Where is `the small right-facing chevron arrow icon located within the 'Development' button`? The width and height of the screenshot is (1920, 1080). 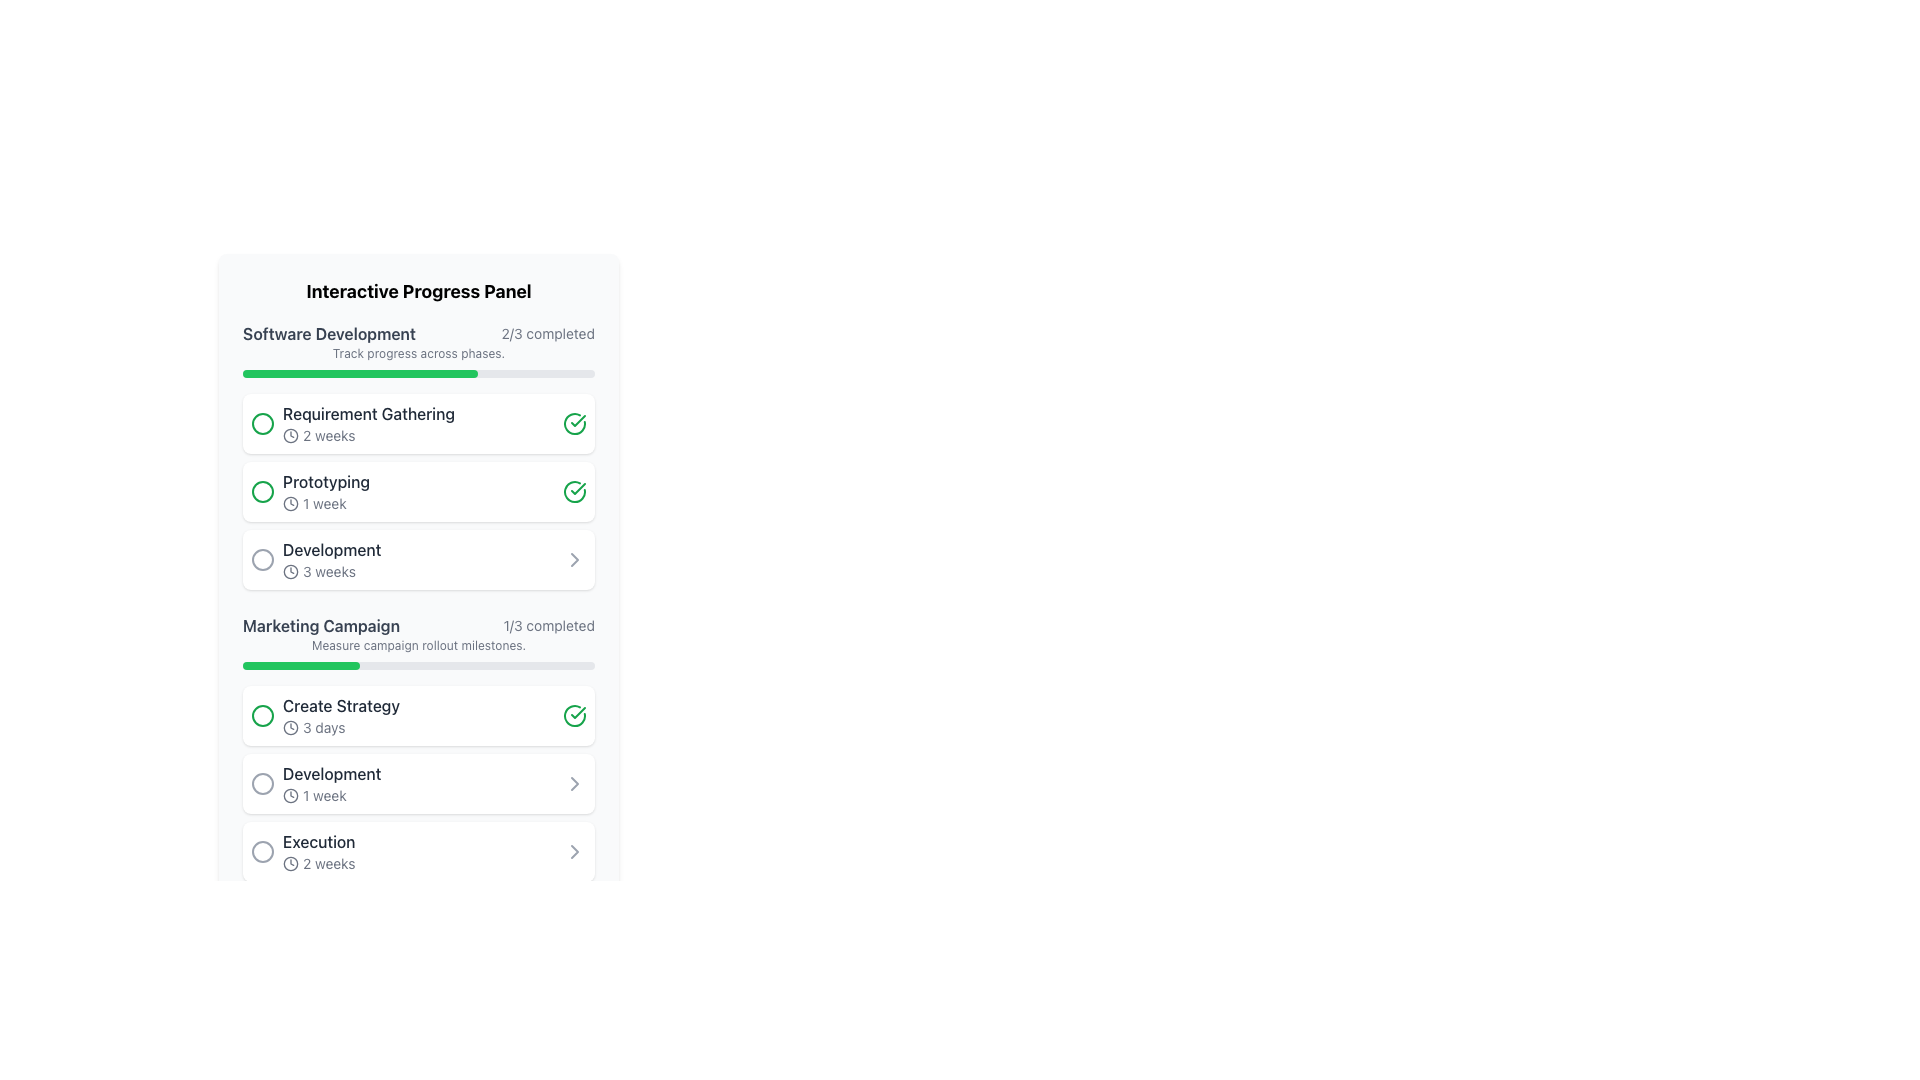
the small right-facing chevron arrow icon located within the 'Development' button is located at coordinates (574, 852).